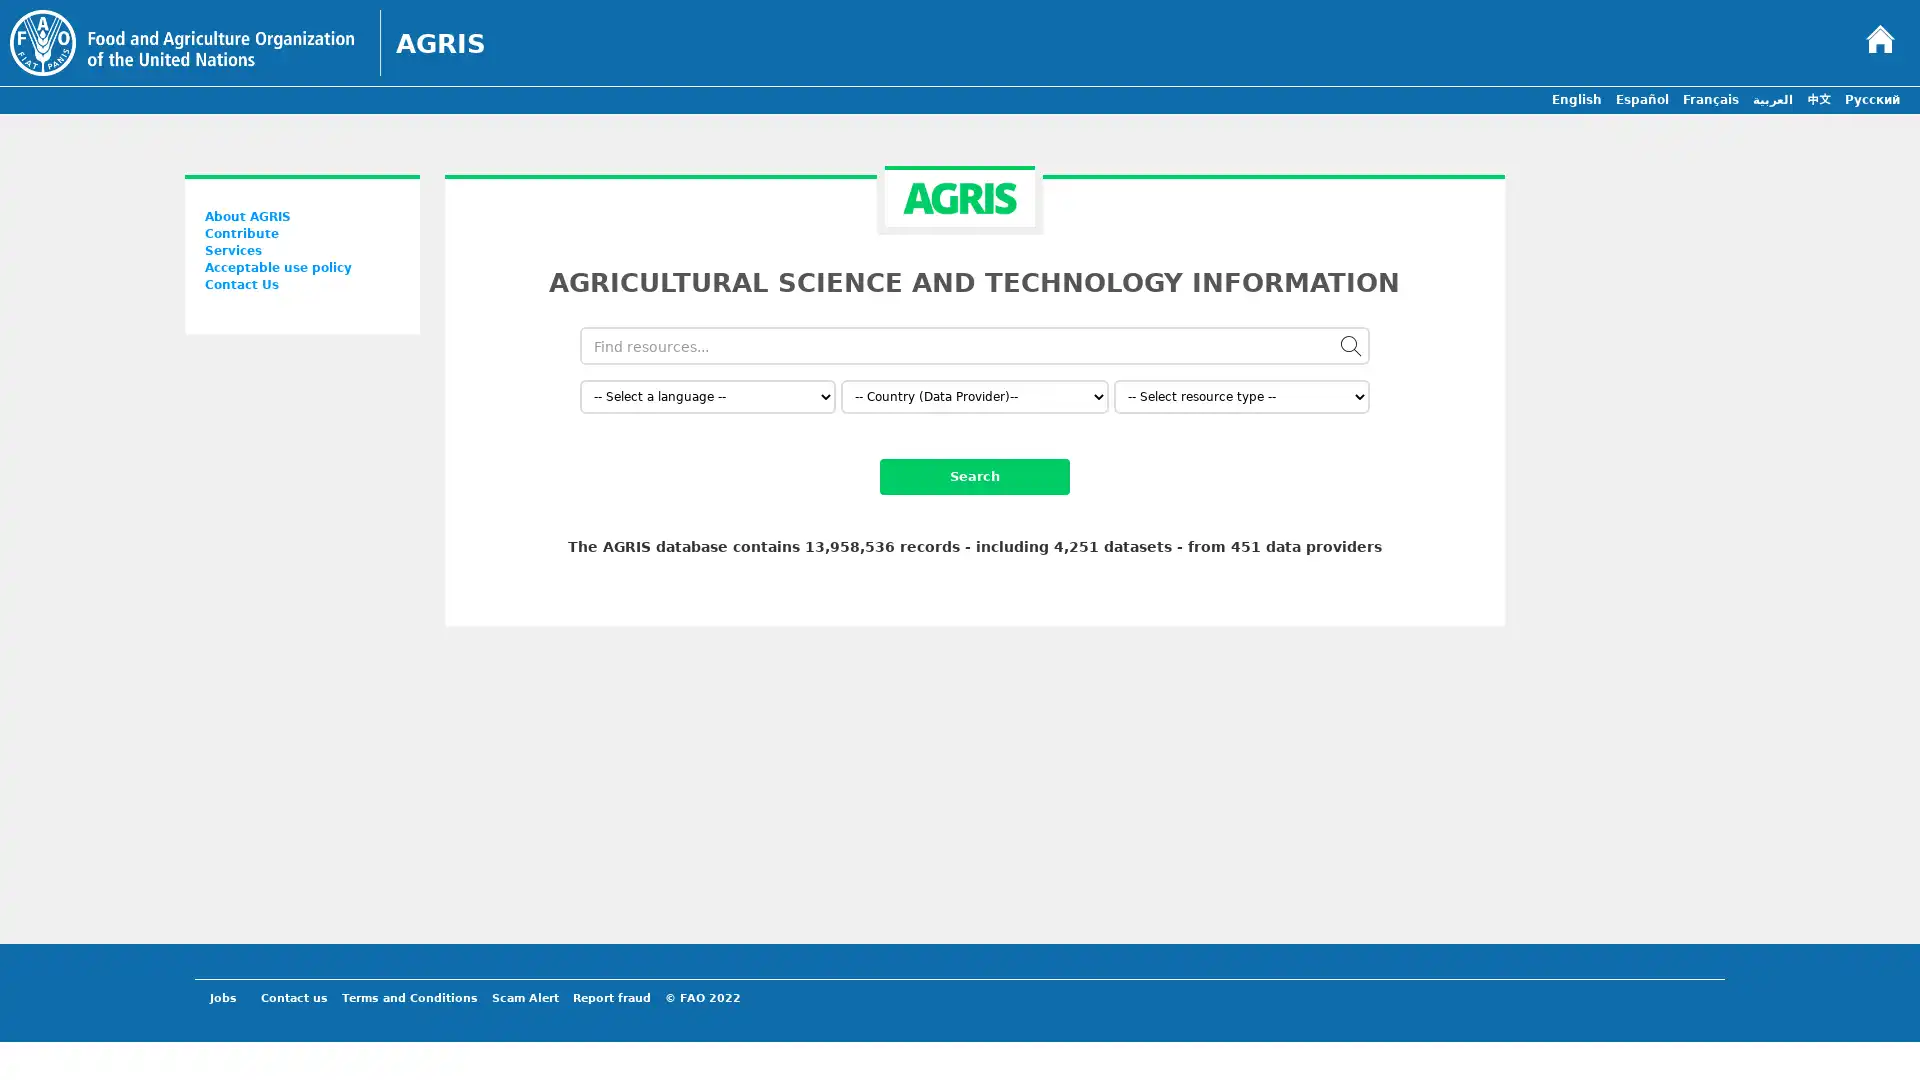 This screenshot has width=1920, height=1080. What do you see at coordinates (974, 477) in the screenshot?
I see `Search` at bounding box center [974, 477].